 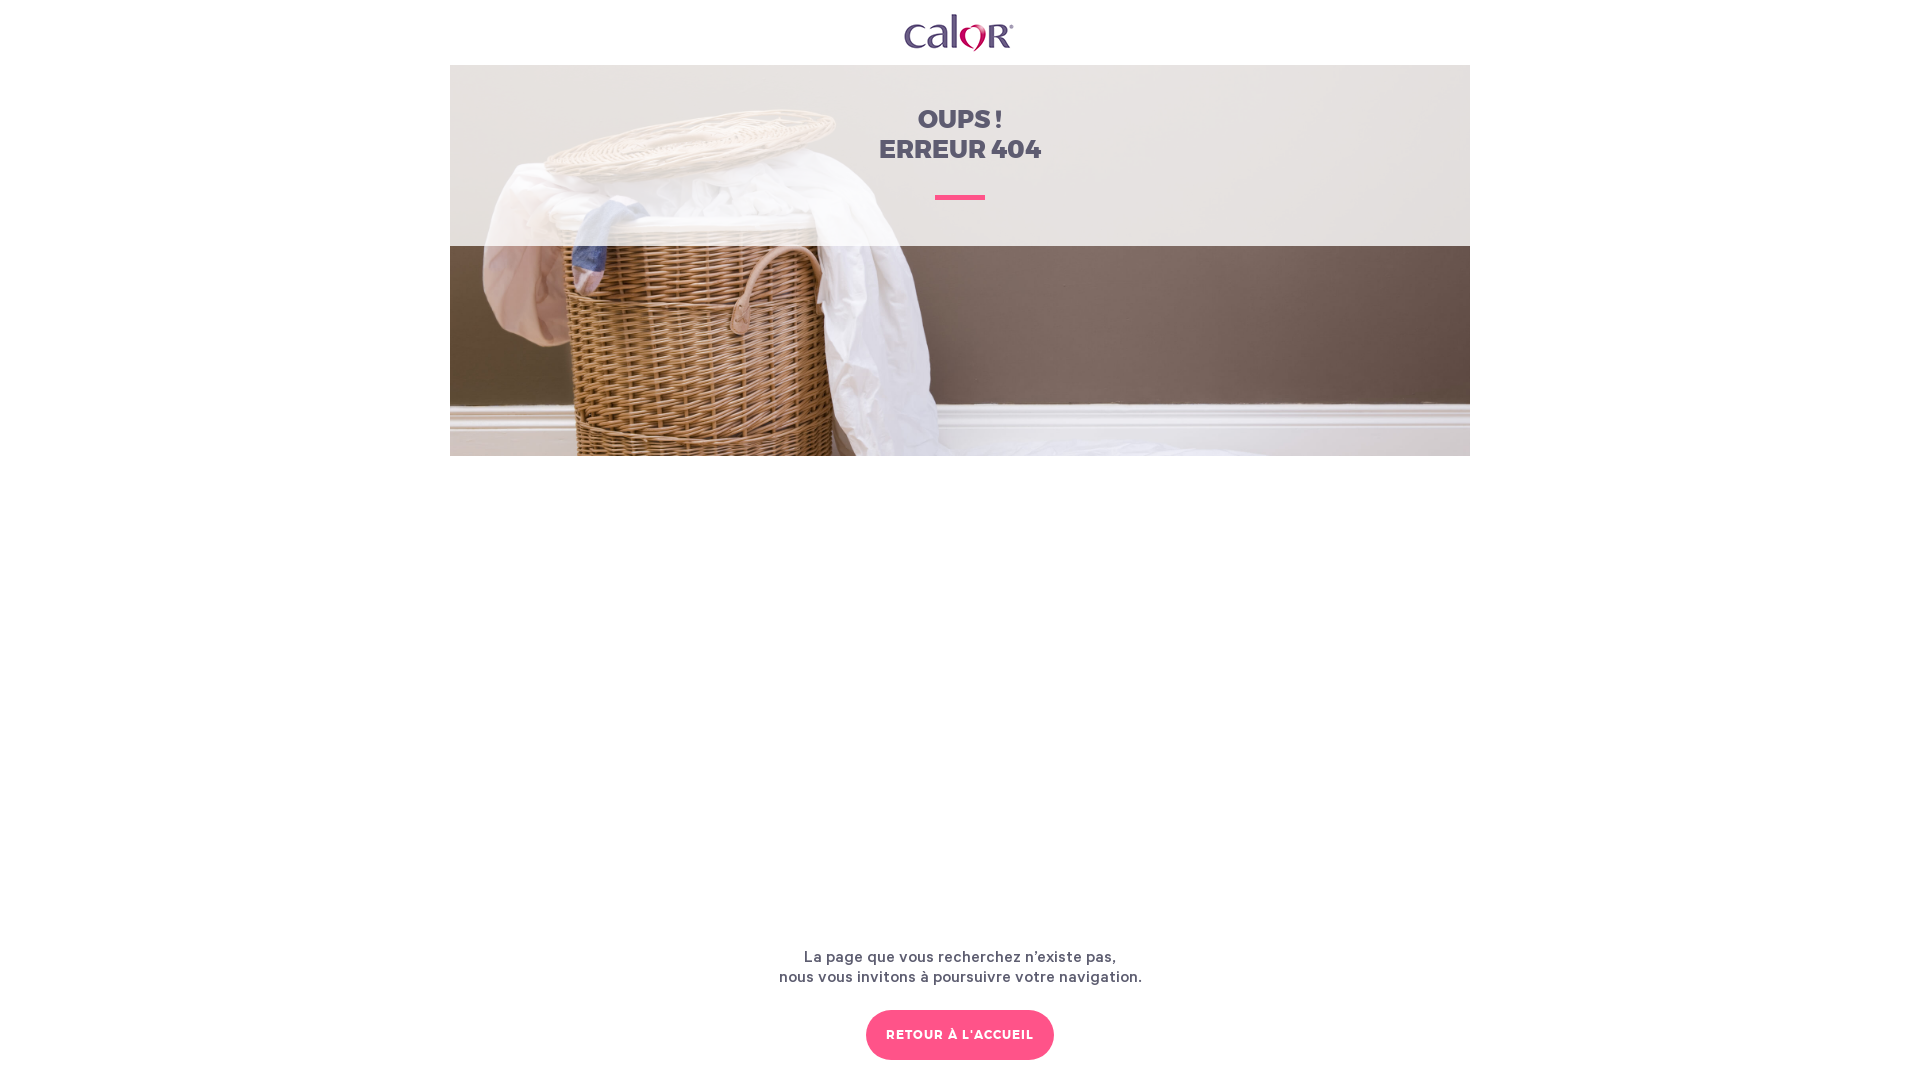 What do you see at coordinates (960, 33) in the screenshot?
I see `'Calor France'` at bounding box center [960, 33].